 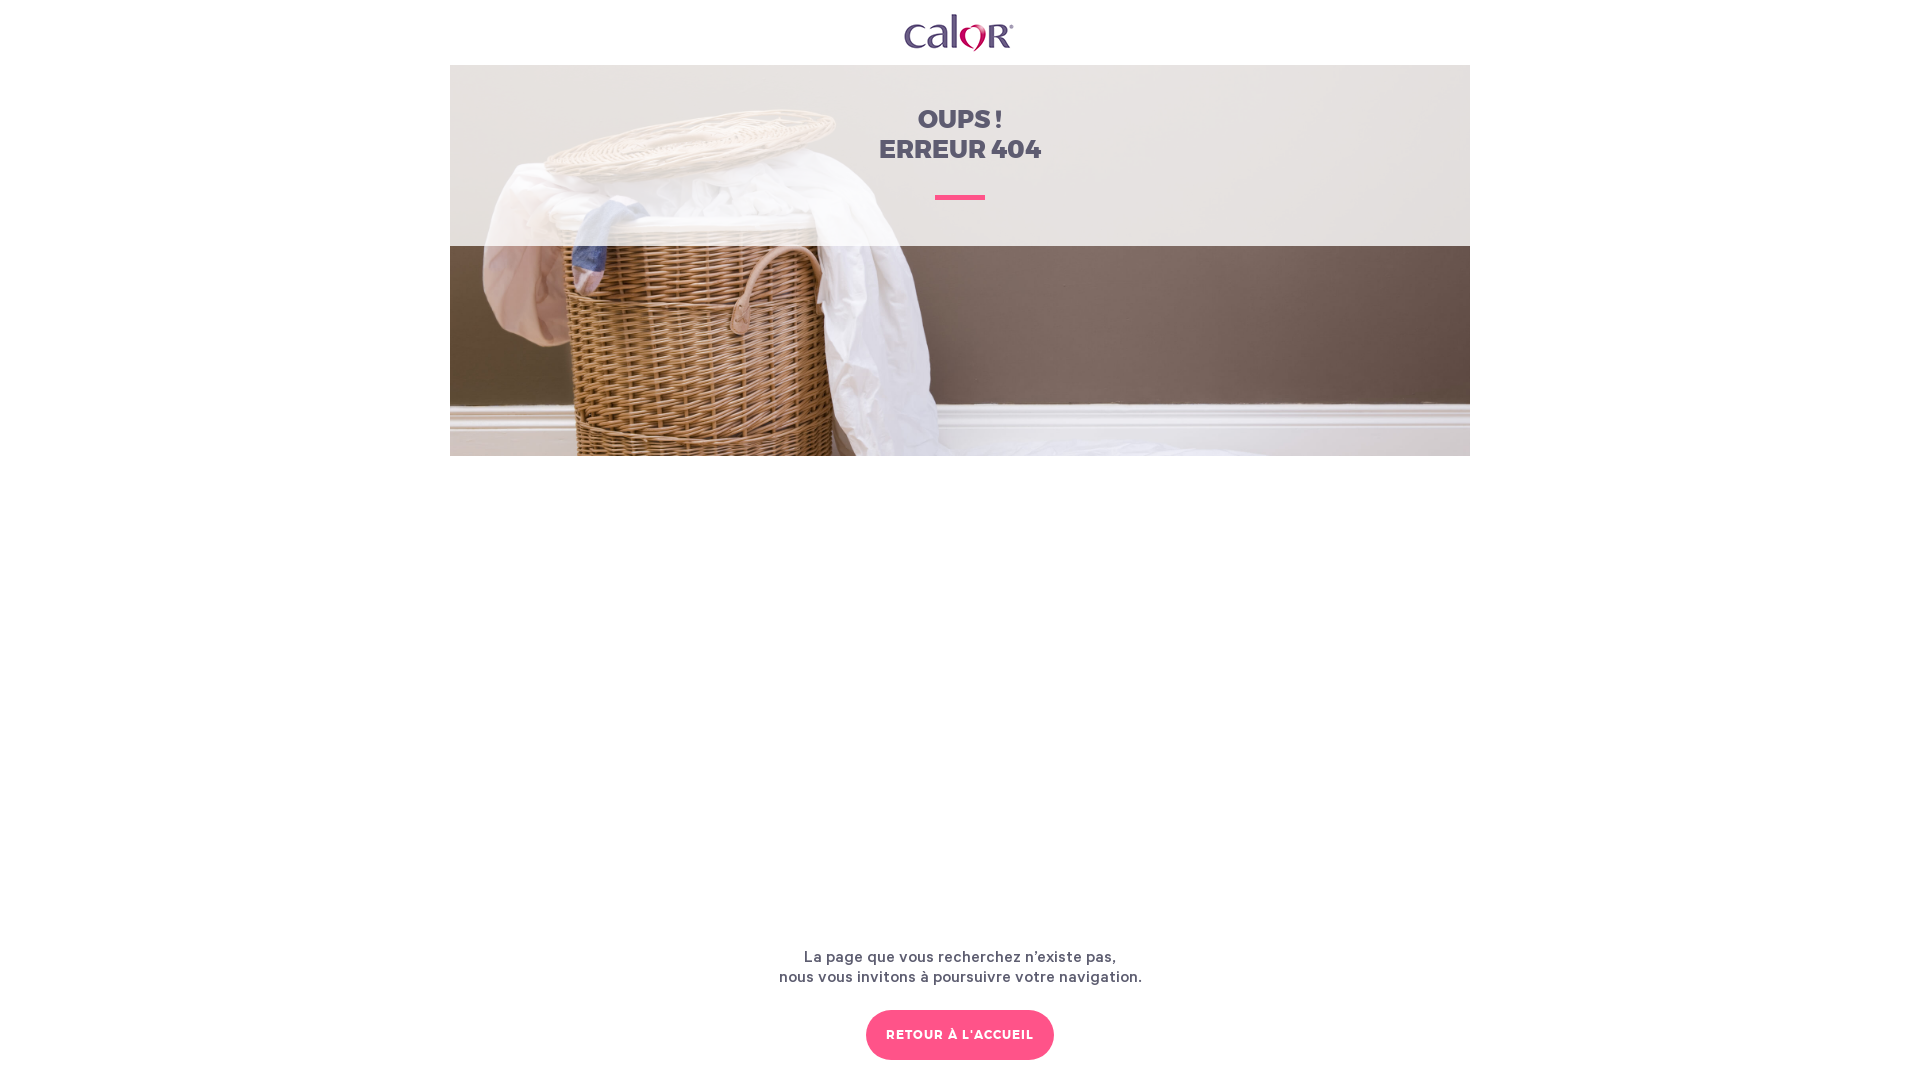 What do you see at coordinates (960, 33) in the screenshot?
I see `'Calor France'` at bounding box center [960, 33].